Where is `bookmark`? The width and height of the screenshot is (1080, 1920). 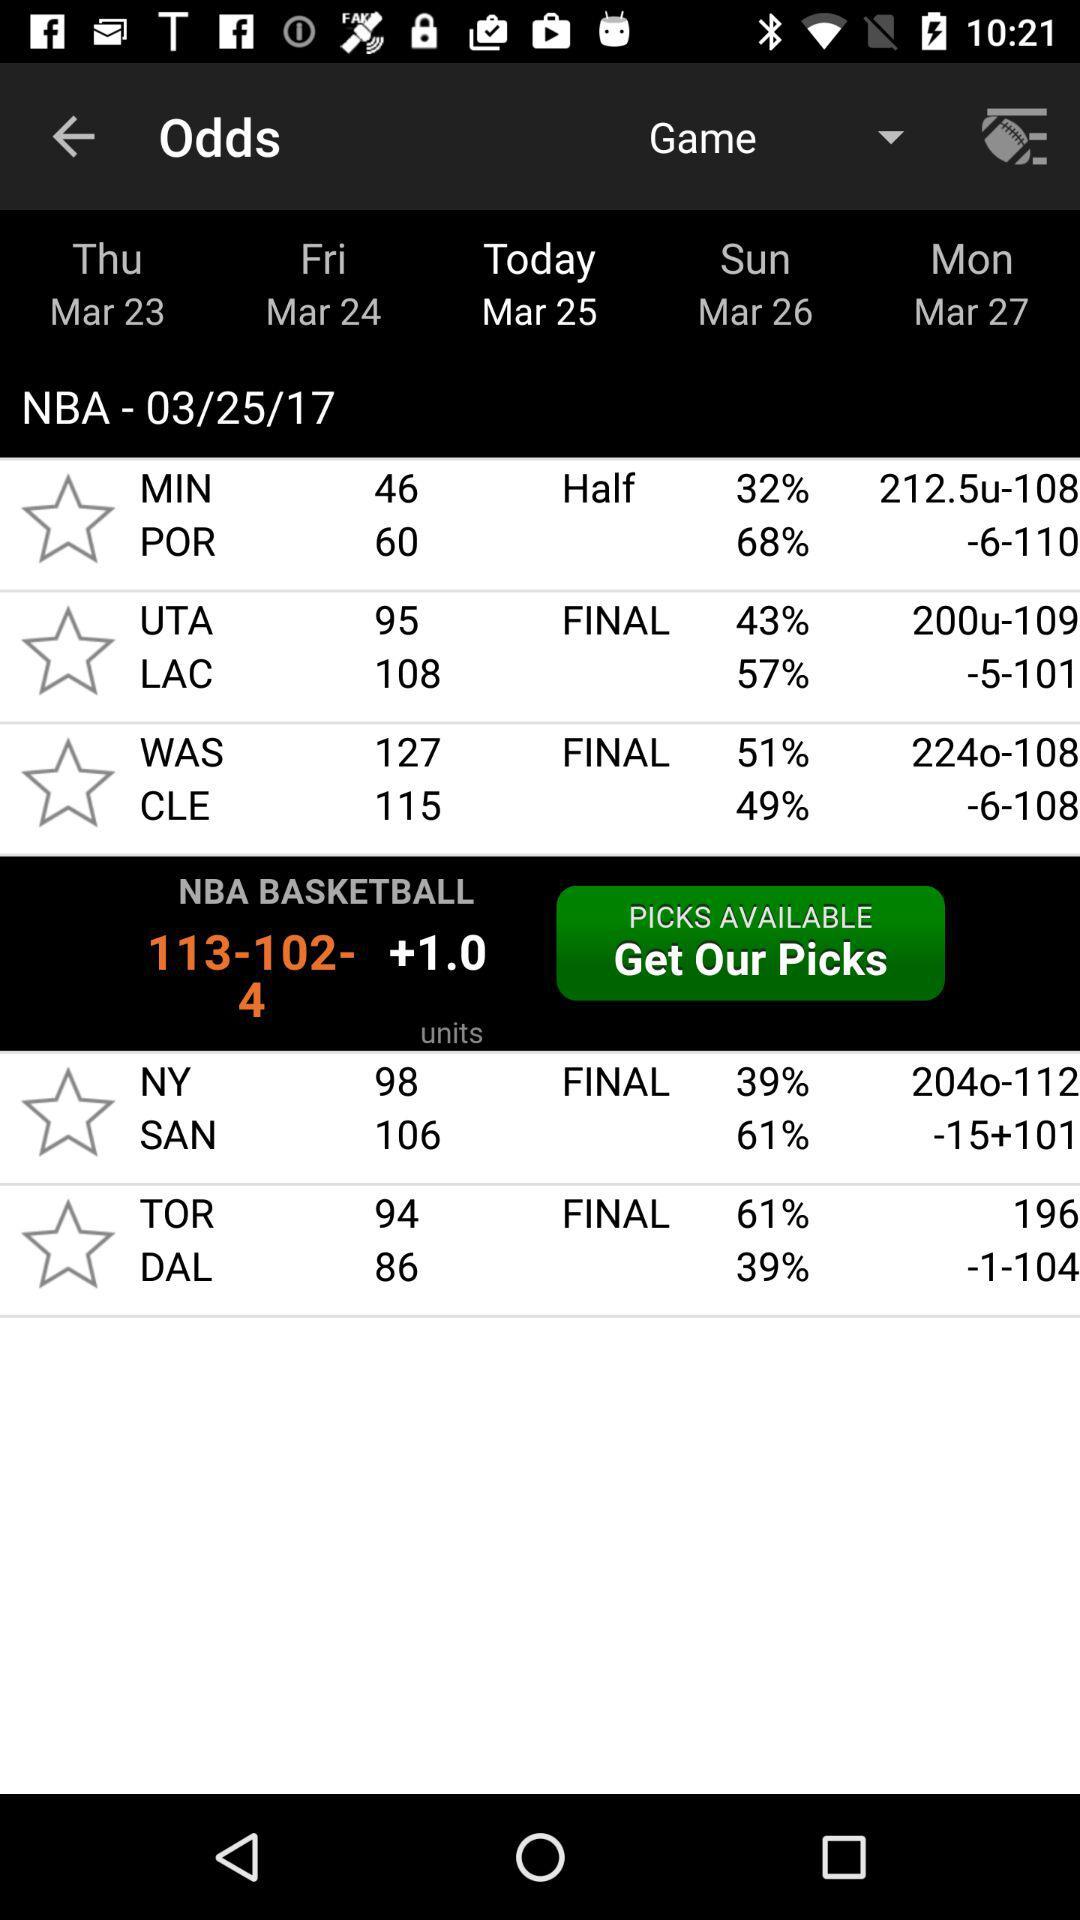 bookmark is located at coordinates (67, 650).